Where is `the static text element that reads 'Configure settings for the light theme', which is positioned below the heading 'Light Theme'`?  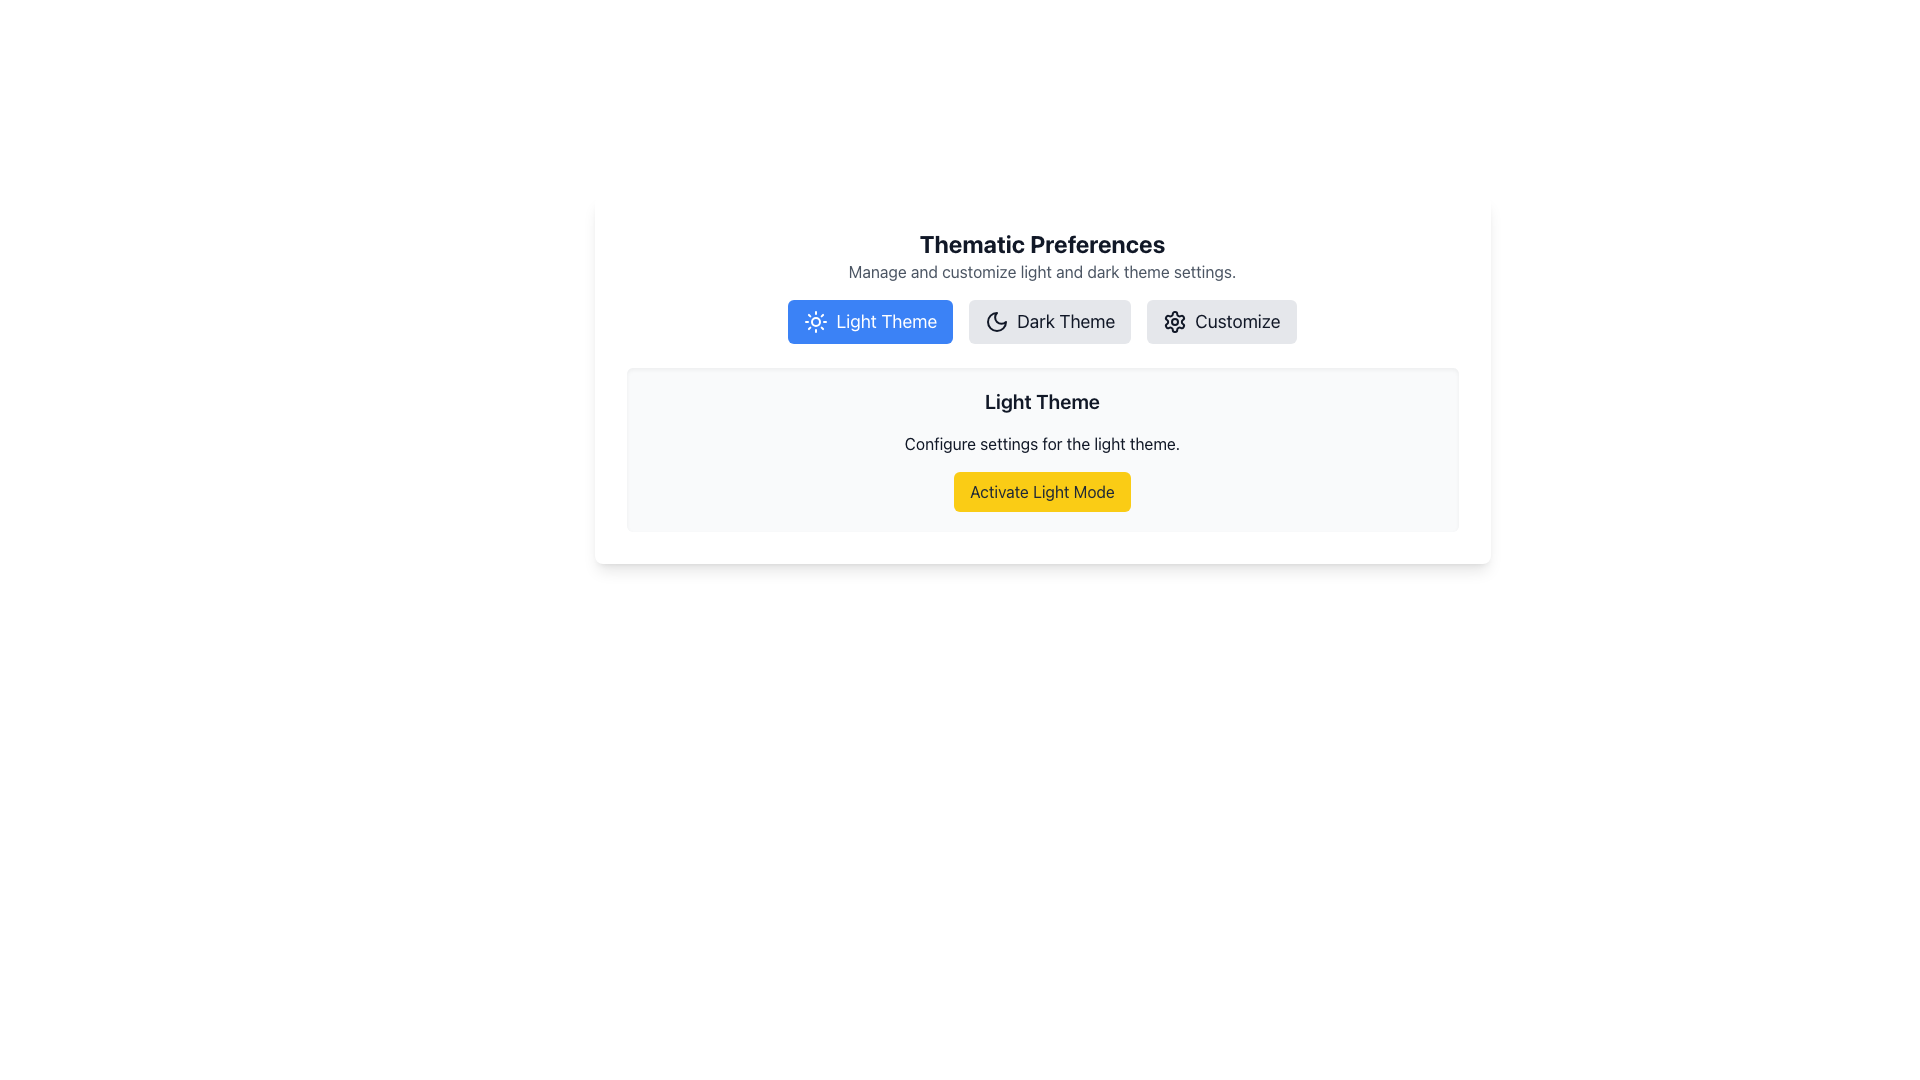
the static text element that reads 'Configure settings for the light theme', which is positioned below the heading 'Light Theme' is located at coordinates (1041, 442).